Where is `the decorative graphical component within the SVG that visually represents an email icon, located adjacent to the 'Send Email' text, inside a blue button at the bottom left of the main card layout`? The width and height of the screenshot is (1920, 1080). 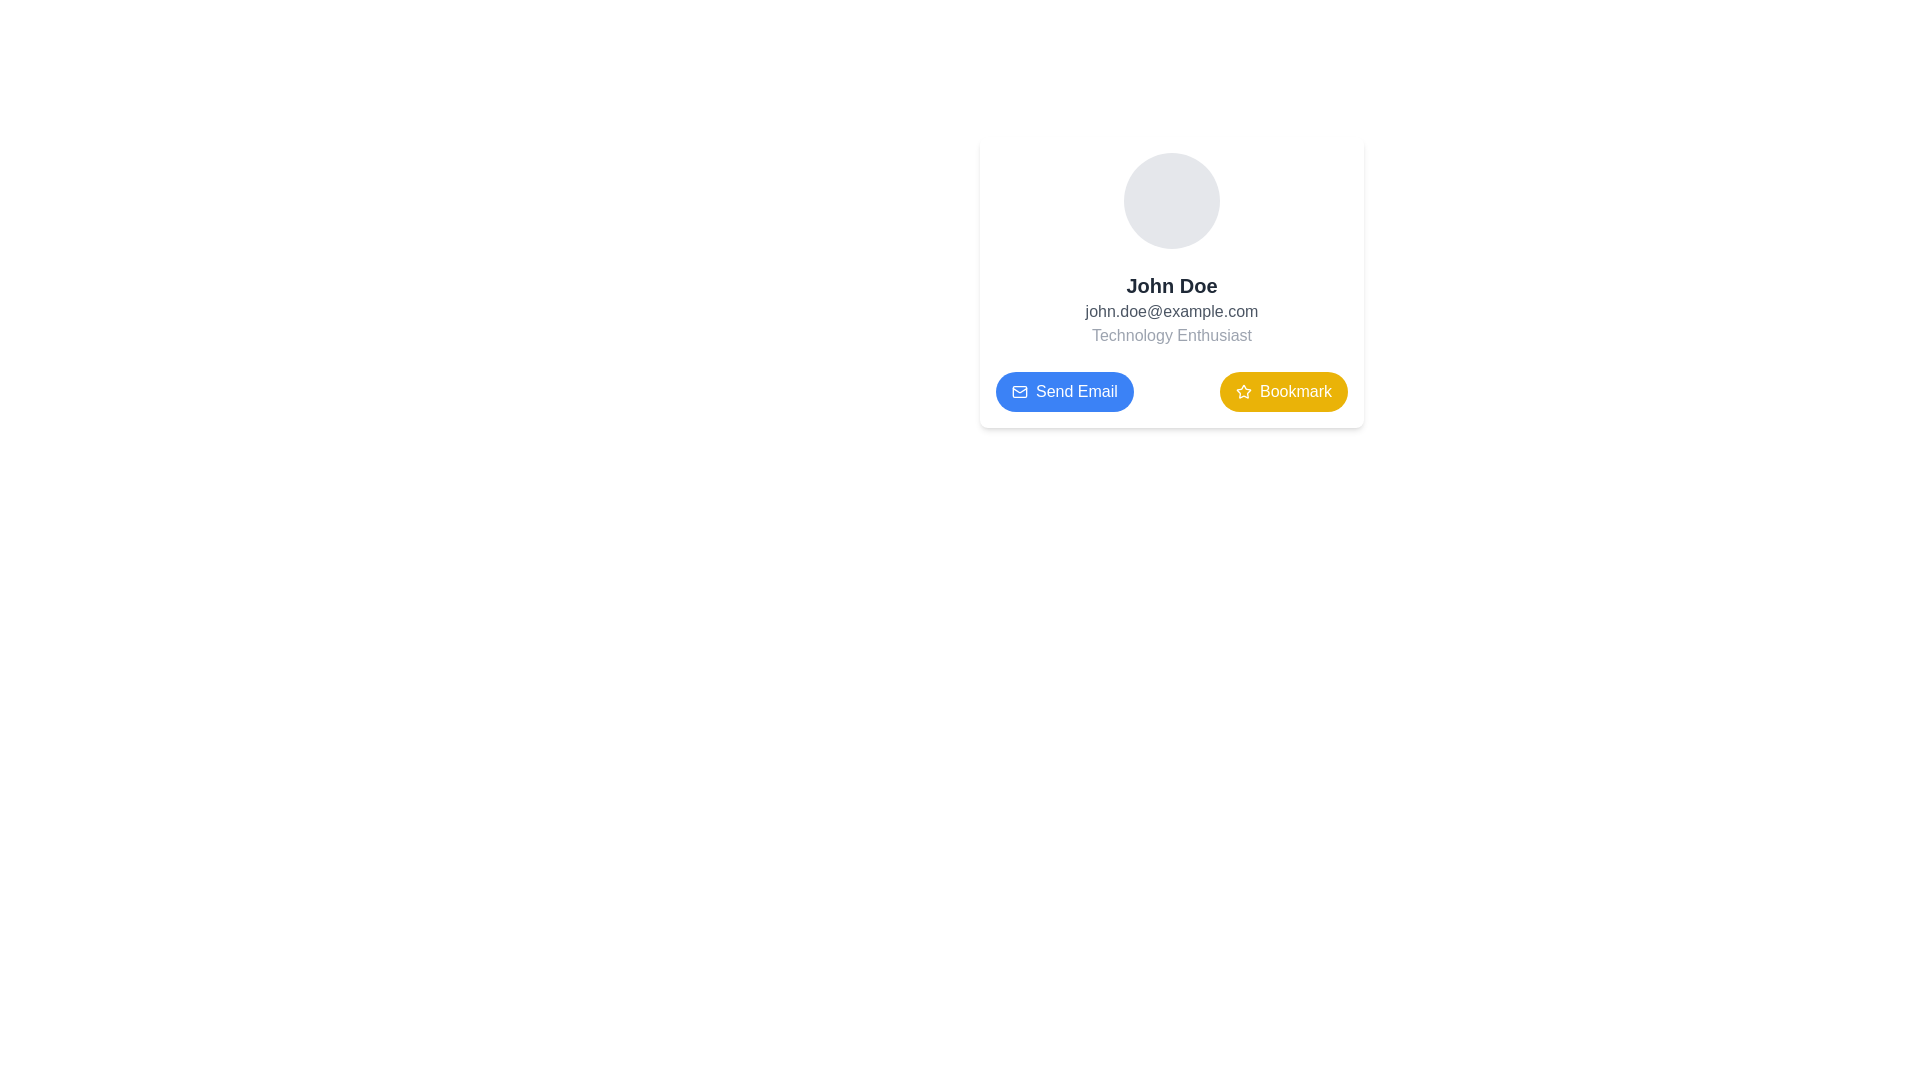 the decorative graphical component within the SVG that visually represents an email icon, located adjacent to the 'Send Email' text, inside a blue button at the bottom left of the main card layout is located at coordinates (1019, 392).